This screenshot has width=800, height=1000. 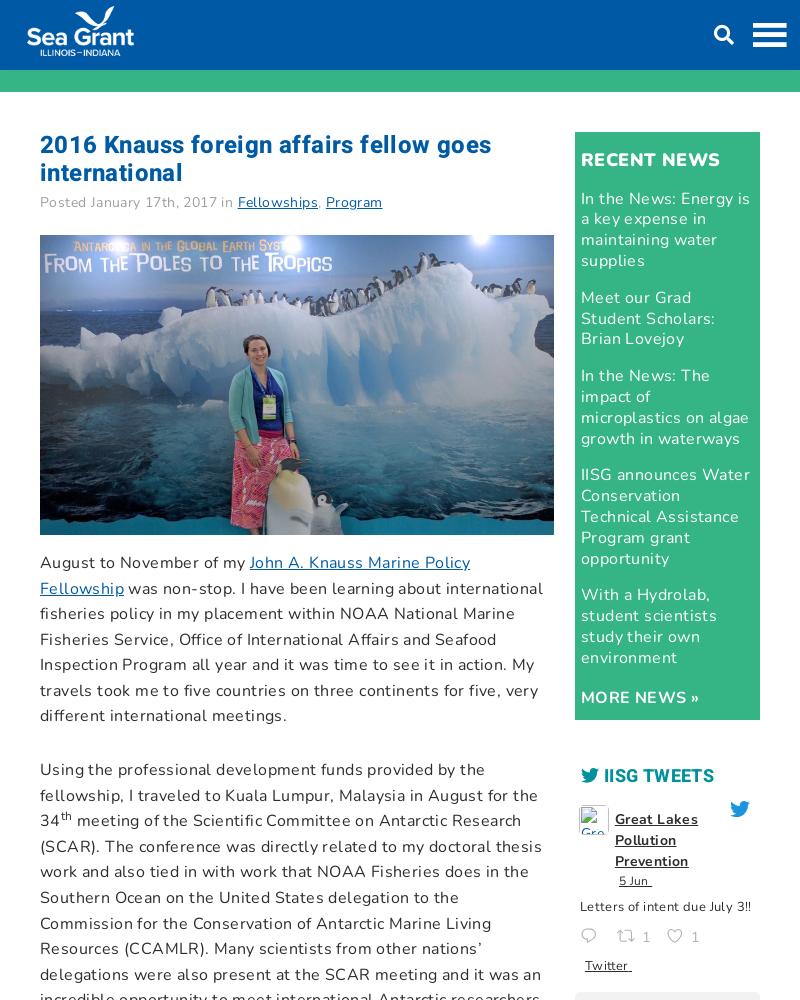 I want to click on 'DONATE', so click(x=589, y=22).